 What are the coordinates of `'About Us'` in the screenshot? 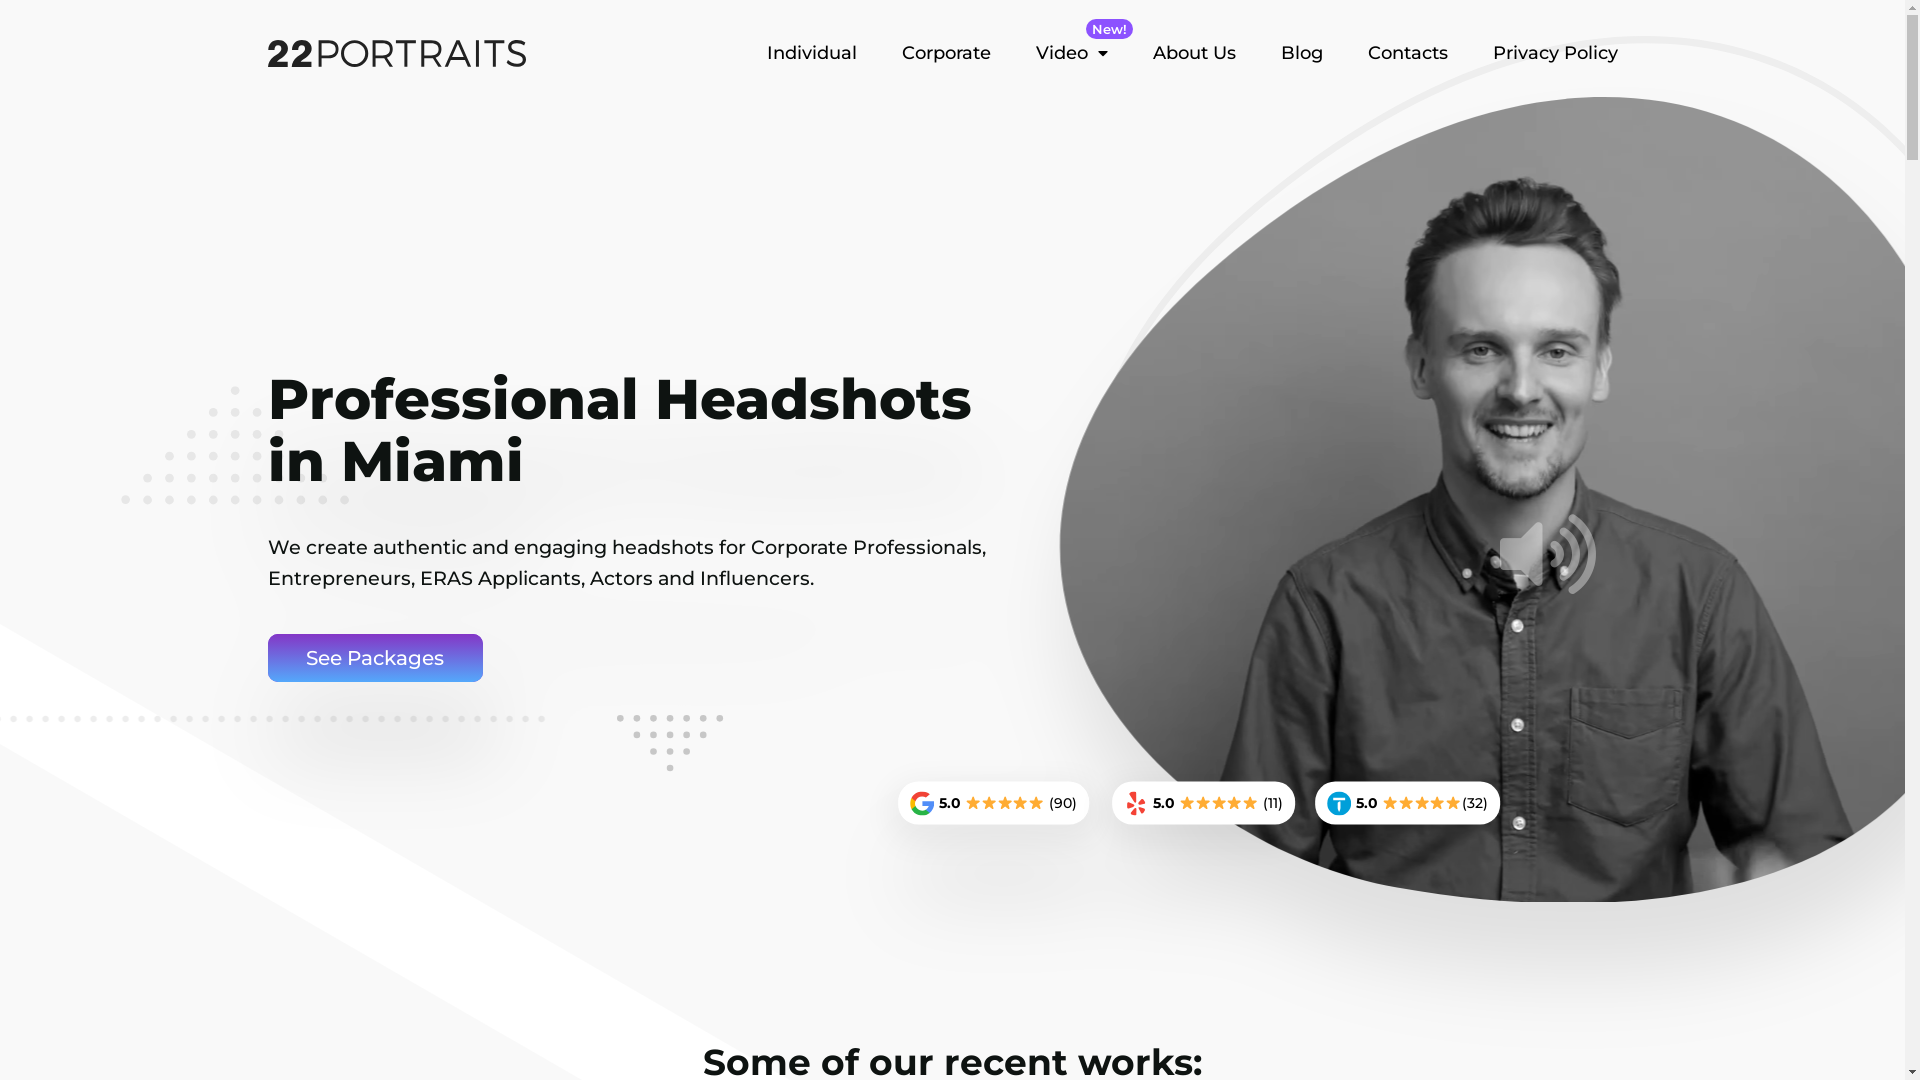 It's located at (1132, 52).